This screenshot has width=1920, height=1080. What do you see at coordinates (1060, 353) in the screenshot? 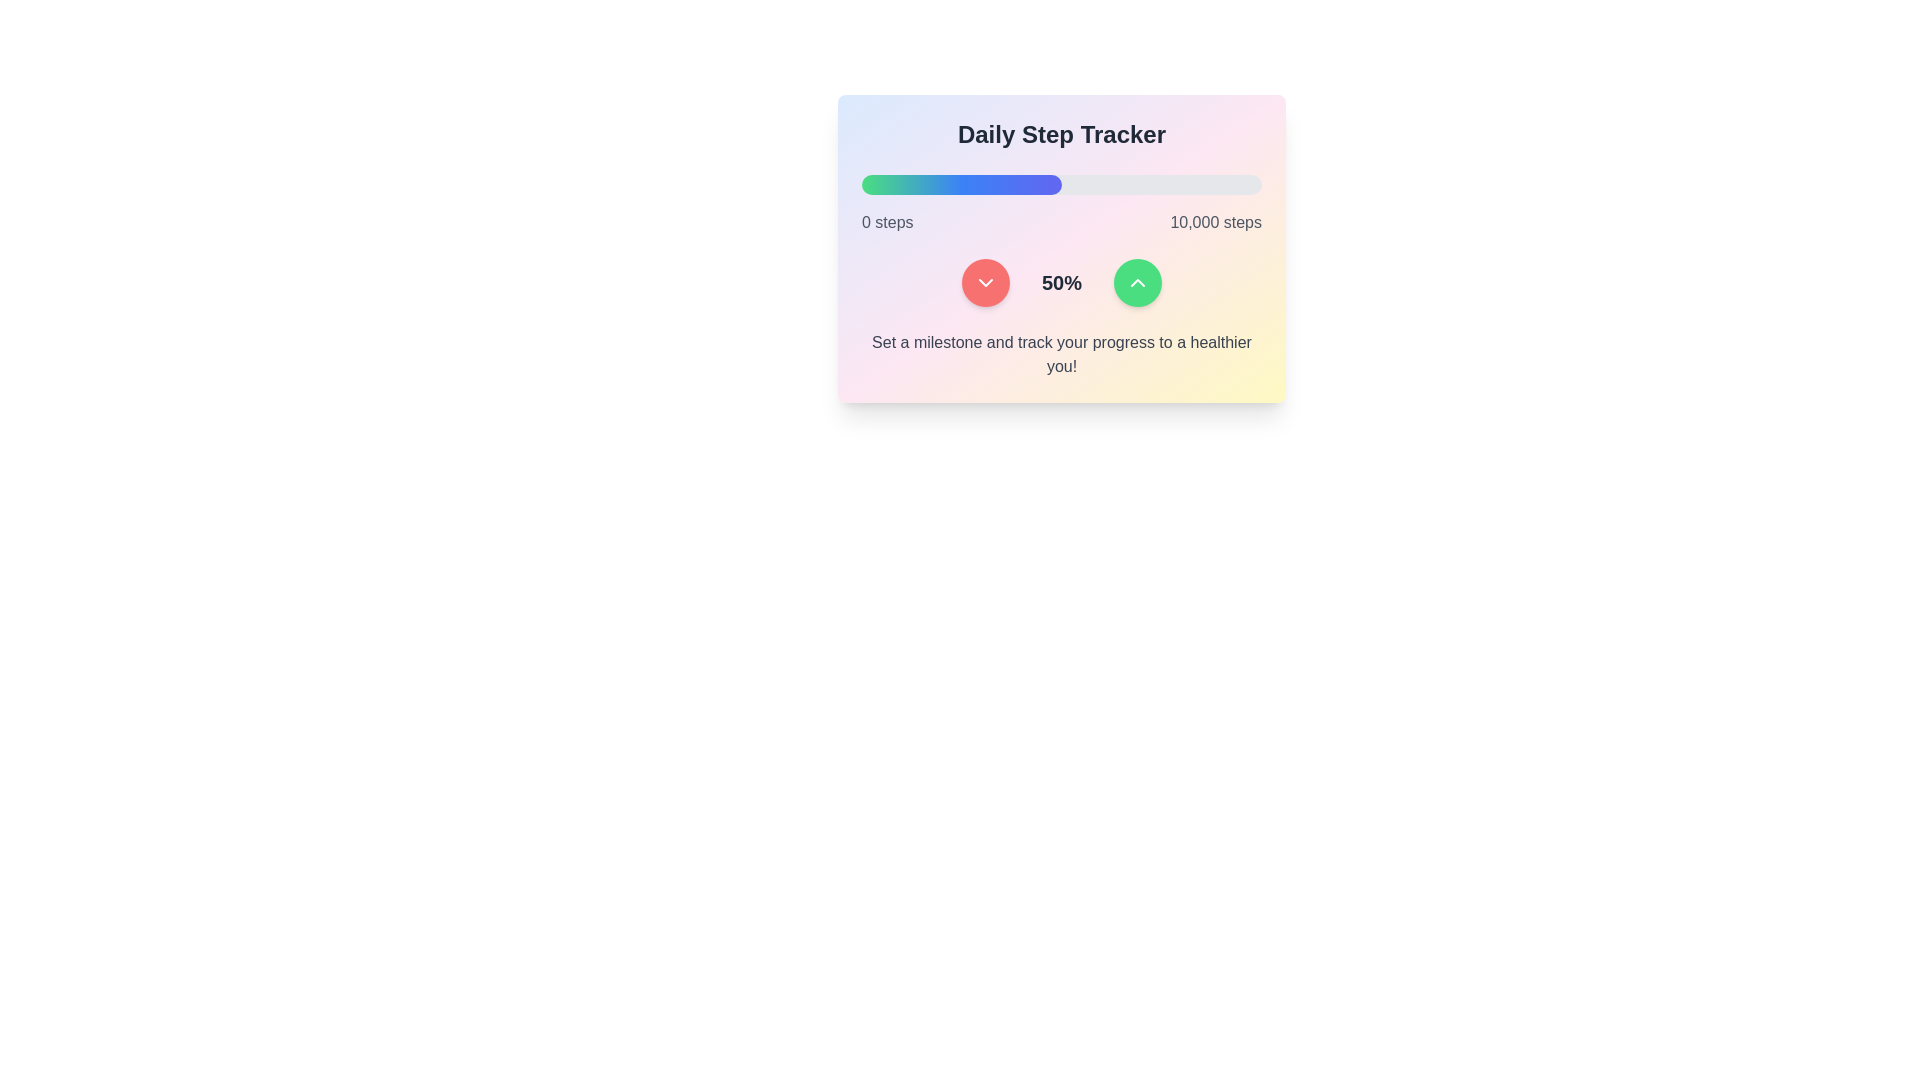
I see `the descriptive message encouraging the user to set a goal and monitor their health-related progress located at the bottom of the 'Daily Step Tracker' card` at bounding box center [1060, 353].